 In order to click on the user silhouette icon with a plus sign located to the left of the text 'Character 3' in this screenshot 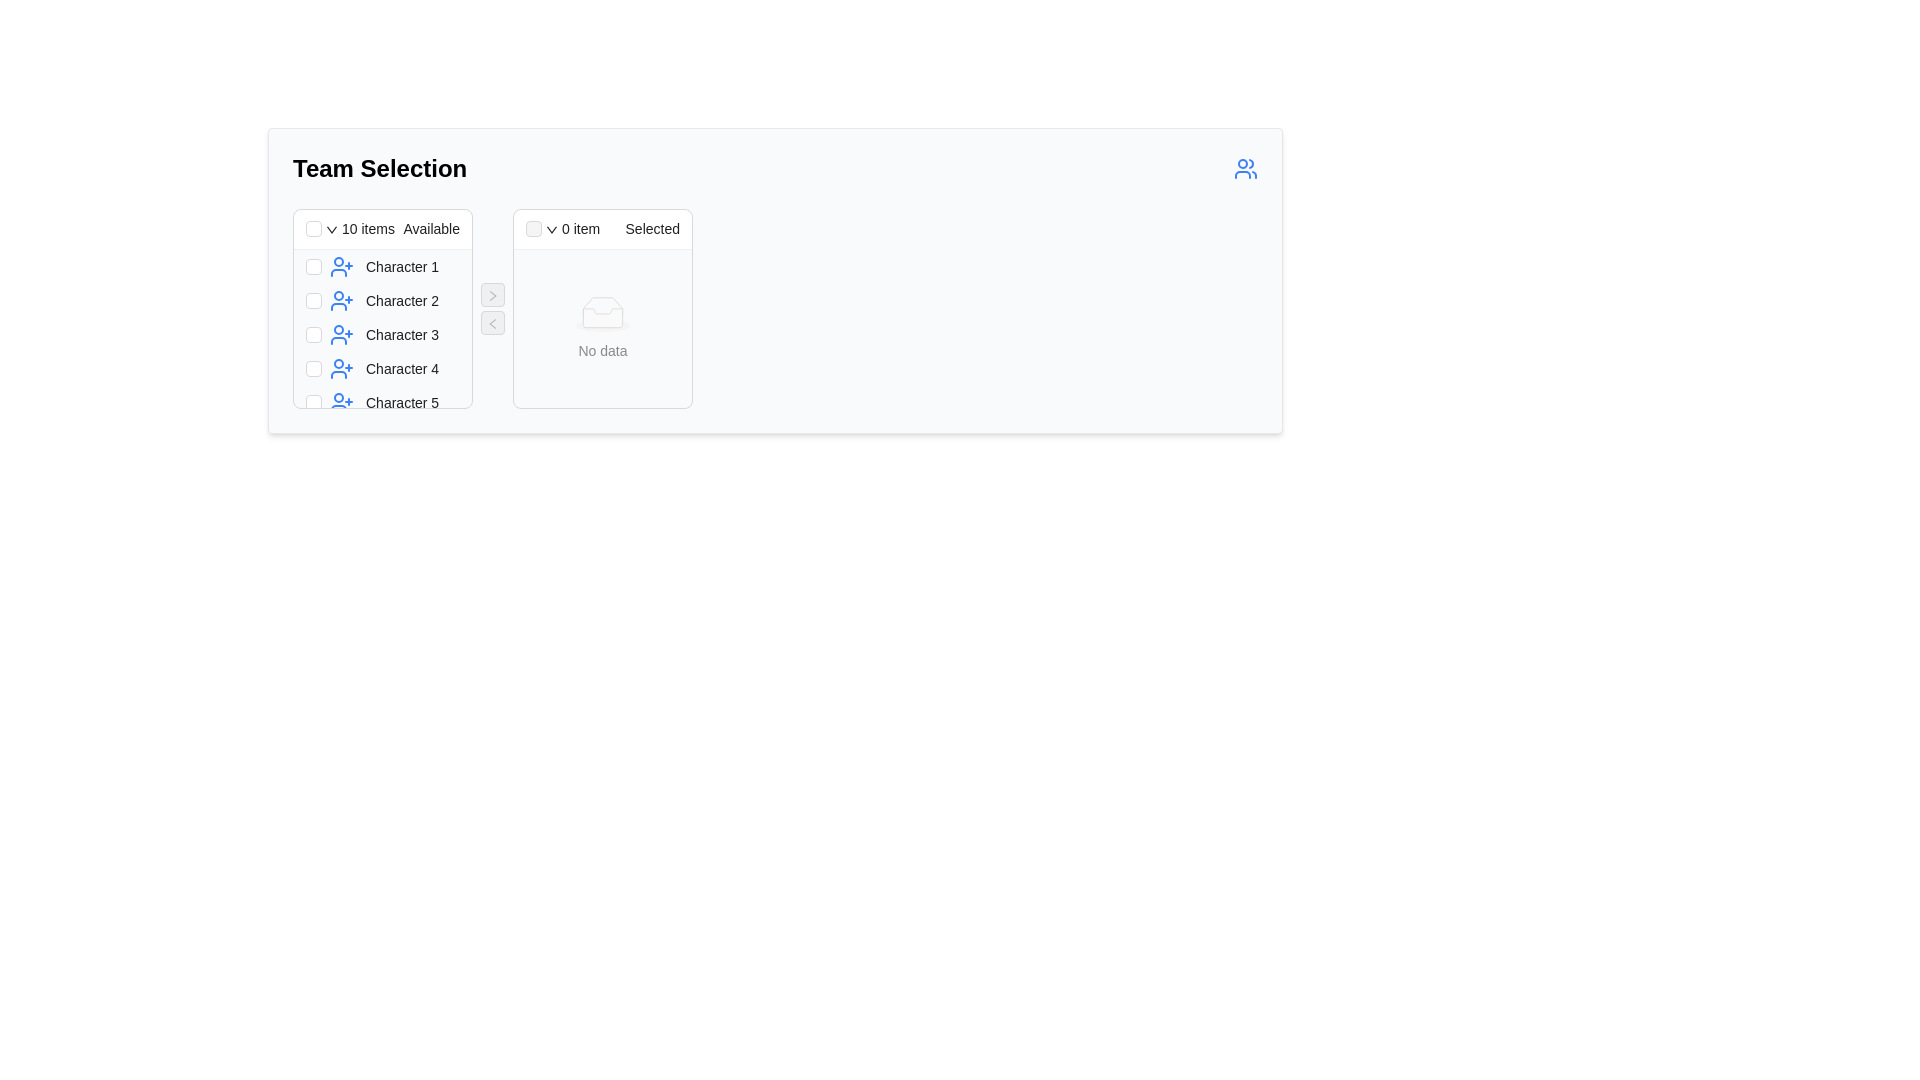, I will do `click(341, 334)`.